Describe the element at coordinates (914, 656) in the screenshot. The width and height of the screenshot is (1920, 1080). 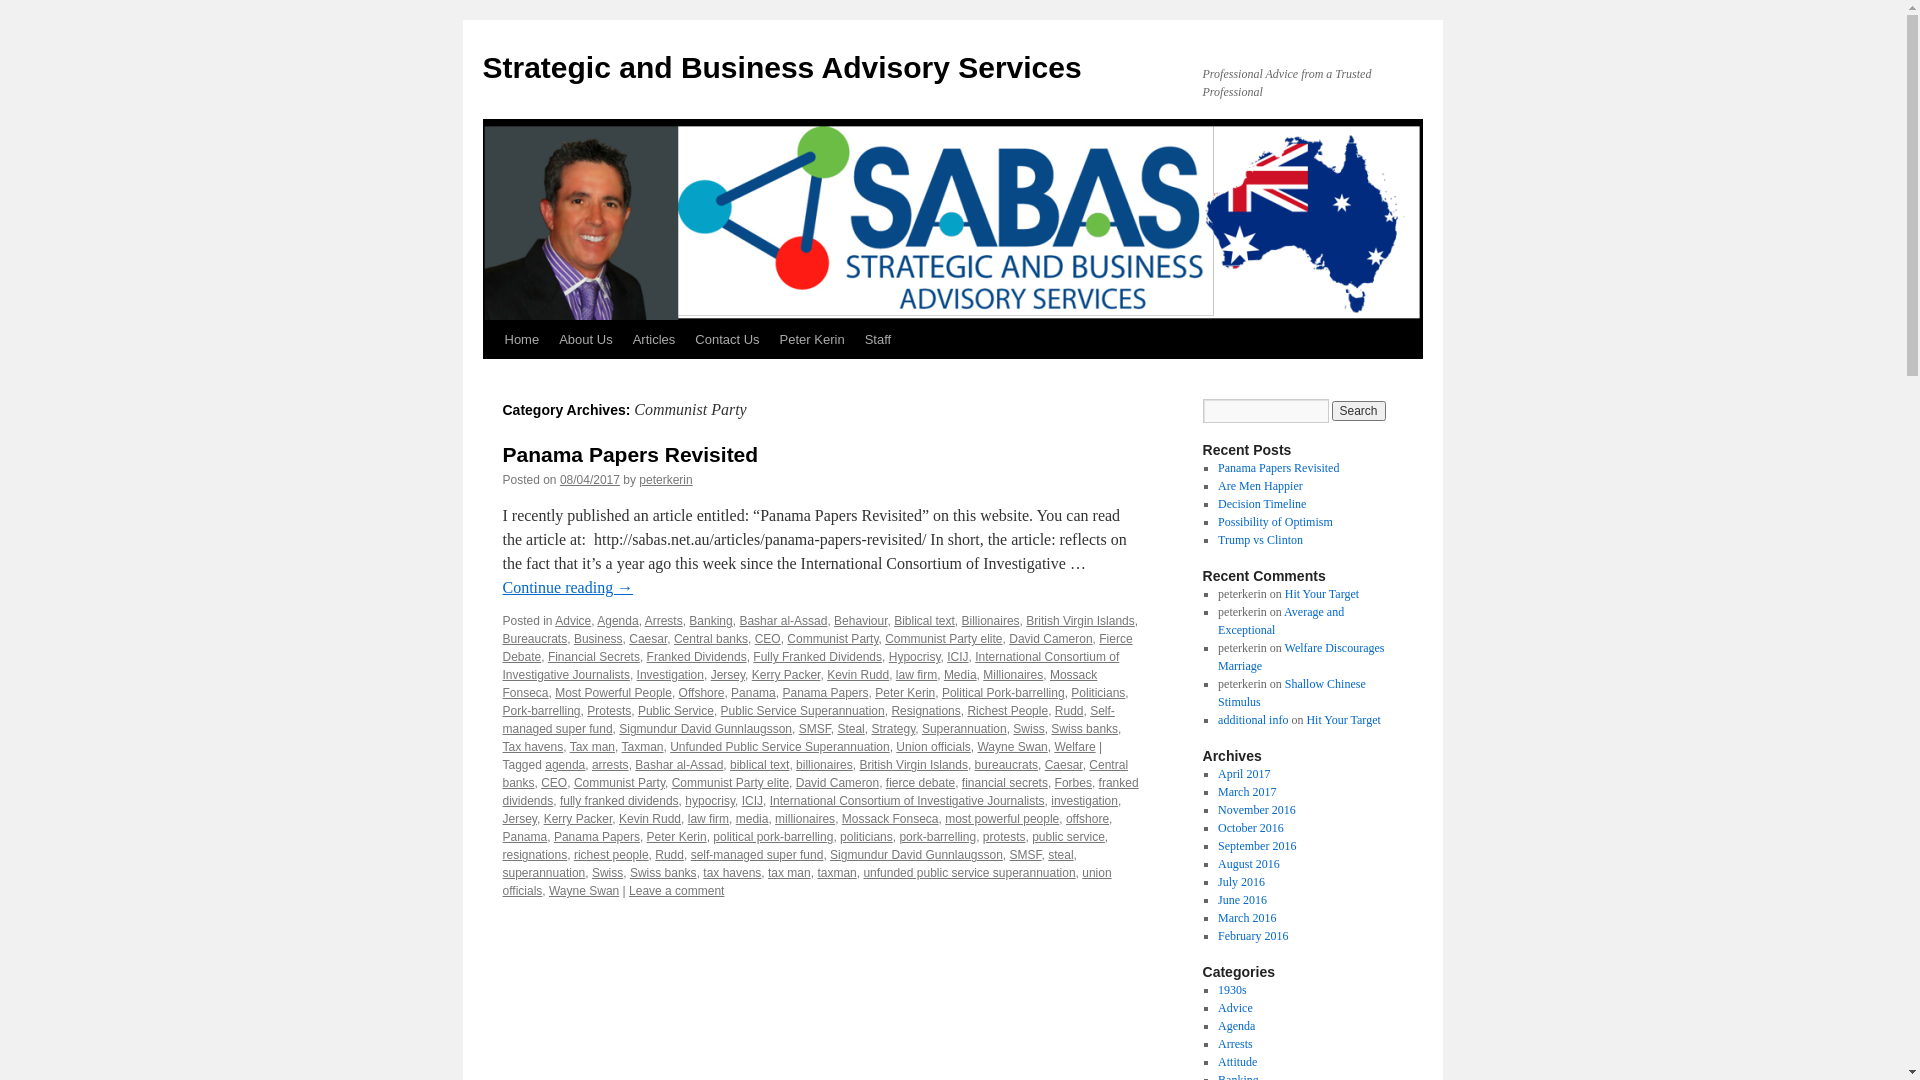
I see `'Hypocrisy'` at that location.